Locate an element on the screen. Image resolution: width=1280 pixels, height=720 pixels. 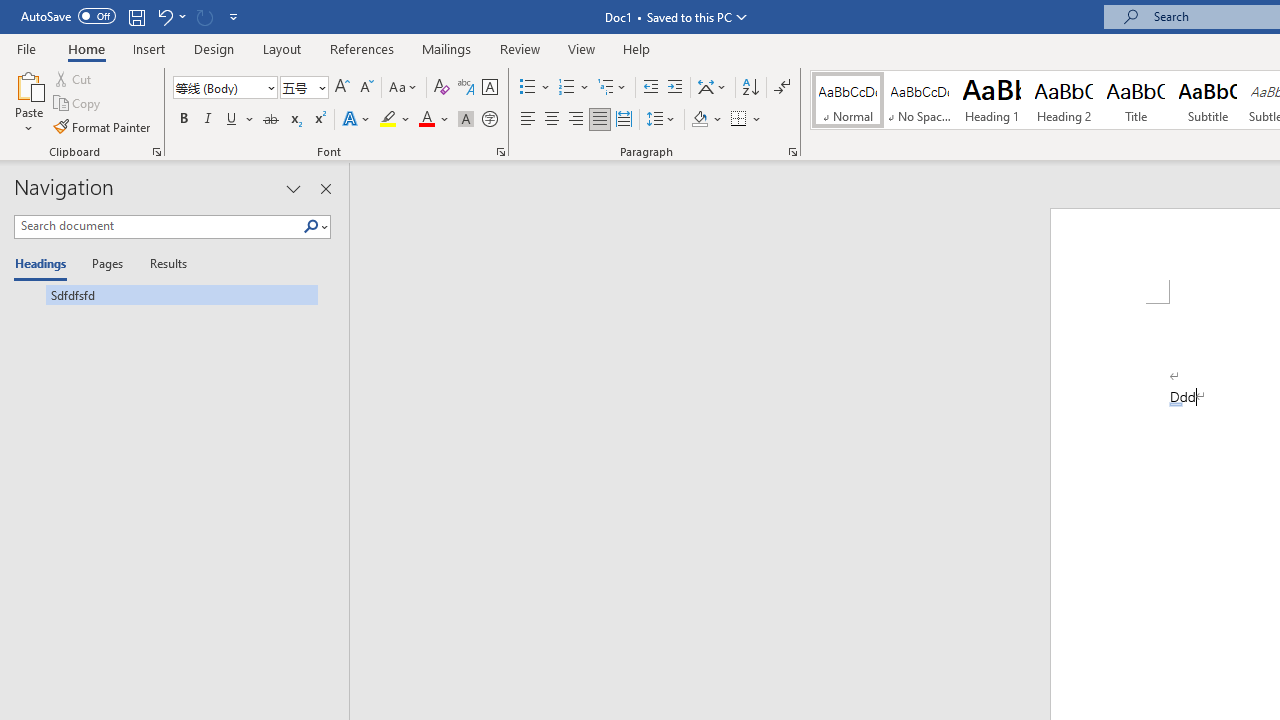
'Font Color Red' is located at coordinates (425, 119).